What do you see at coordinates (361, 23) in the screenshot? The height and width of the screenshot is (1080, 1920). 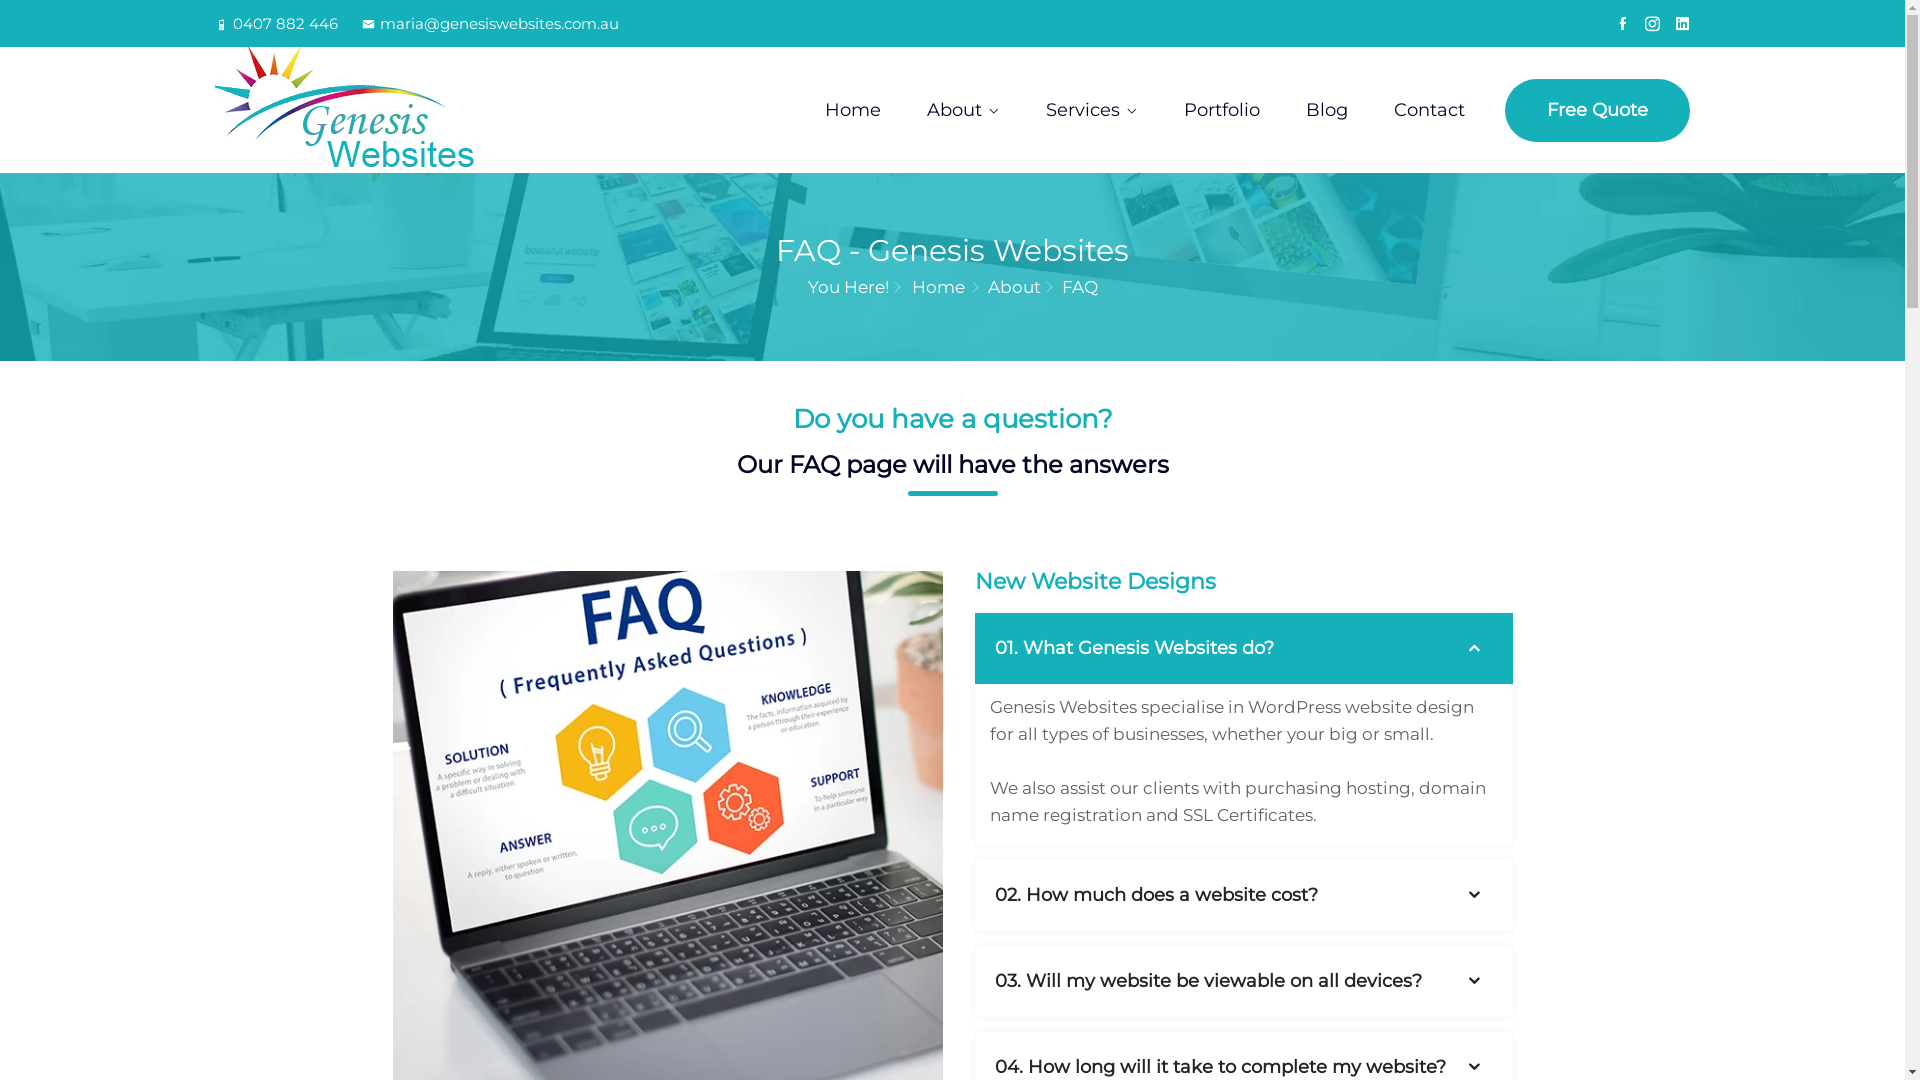 I see `'maria@genesiswebsites.com.au'` at bounding box center [361, 23].